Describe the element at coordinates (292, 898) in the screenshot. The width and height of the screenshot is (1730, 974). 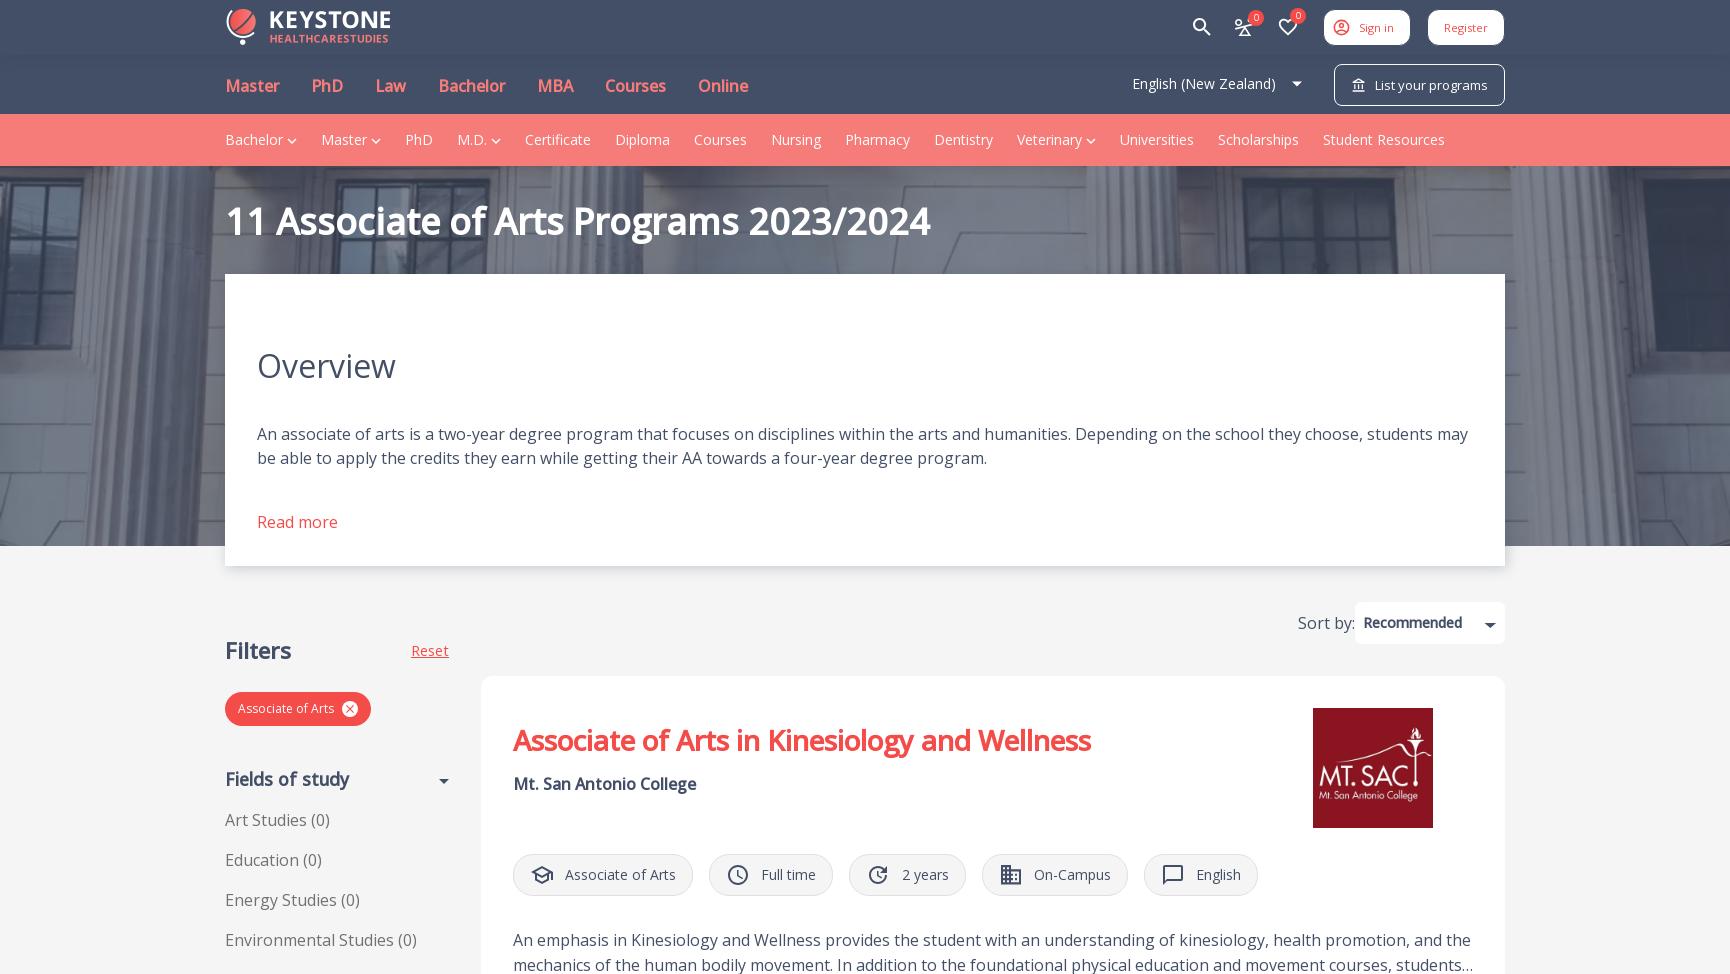
I see `'Energy Studies (0)'` at that location.